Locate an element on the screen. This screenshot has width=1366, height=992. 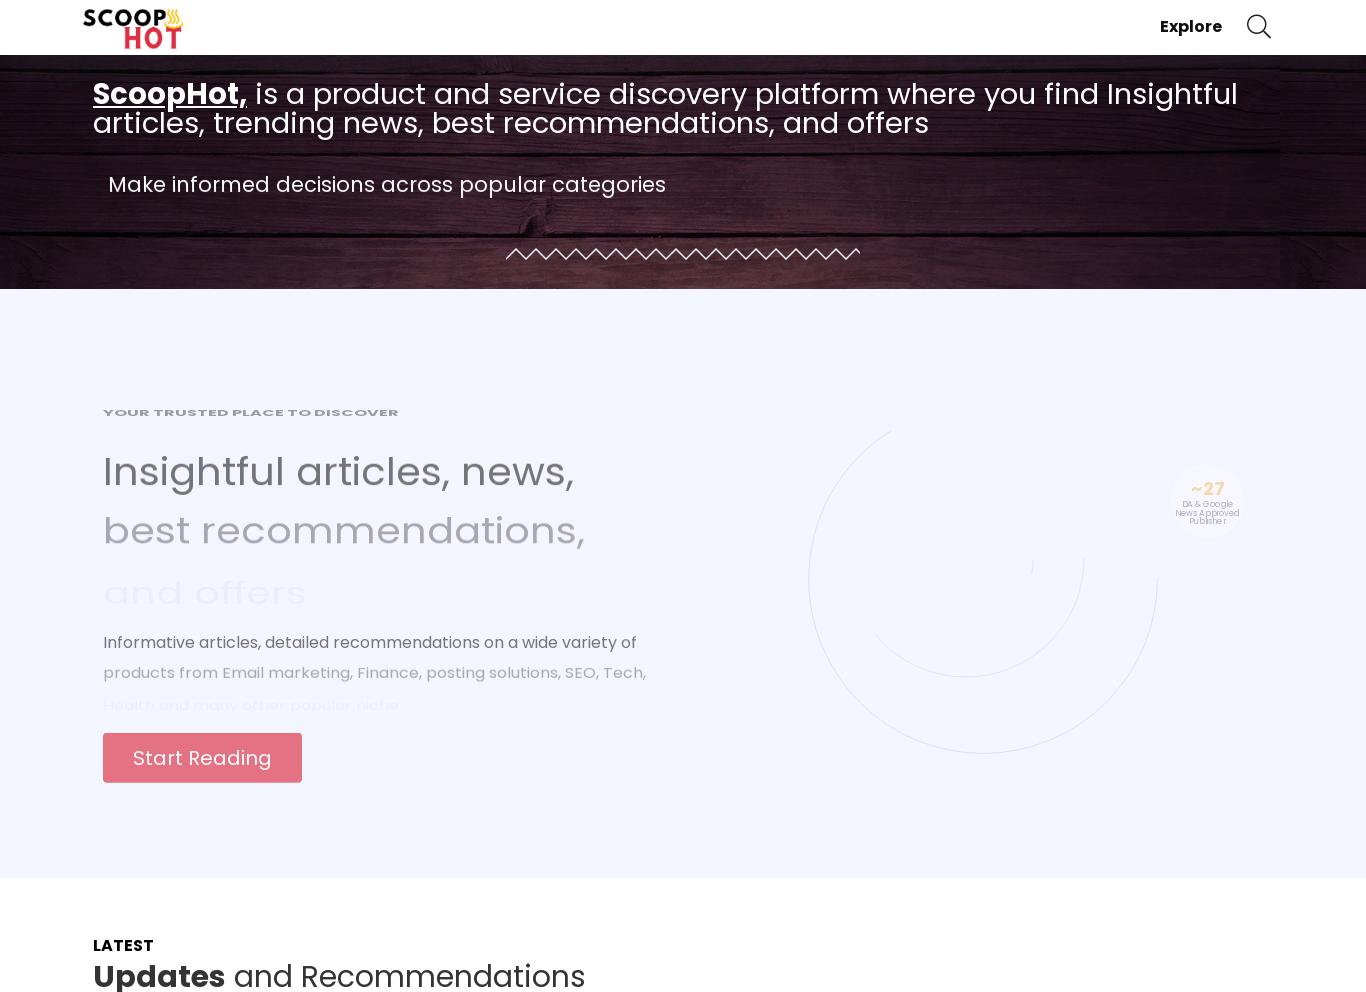
'Explore' is located at coordinates (1191, 24).